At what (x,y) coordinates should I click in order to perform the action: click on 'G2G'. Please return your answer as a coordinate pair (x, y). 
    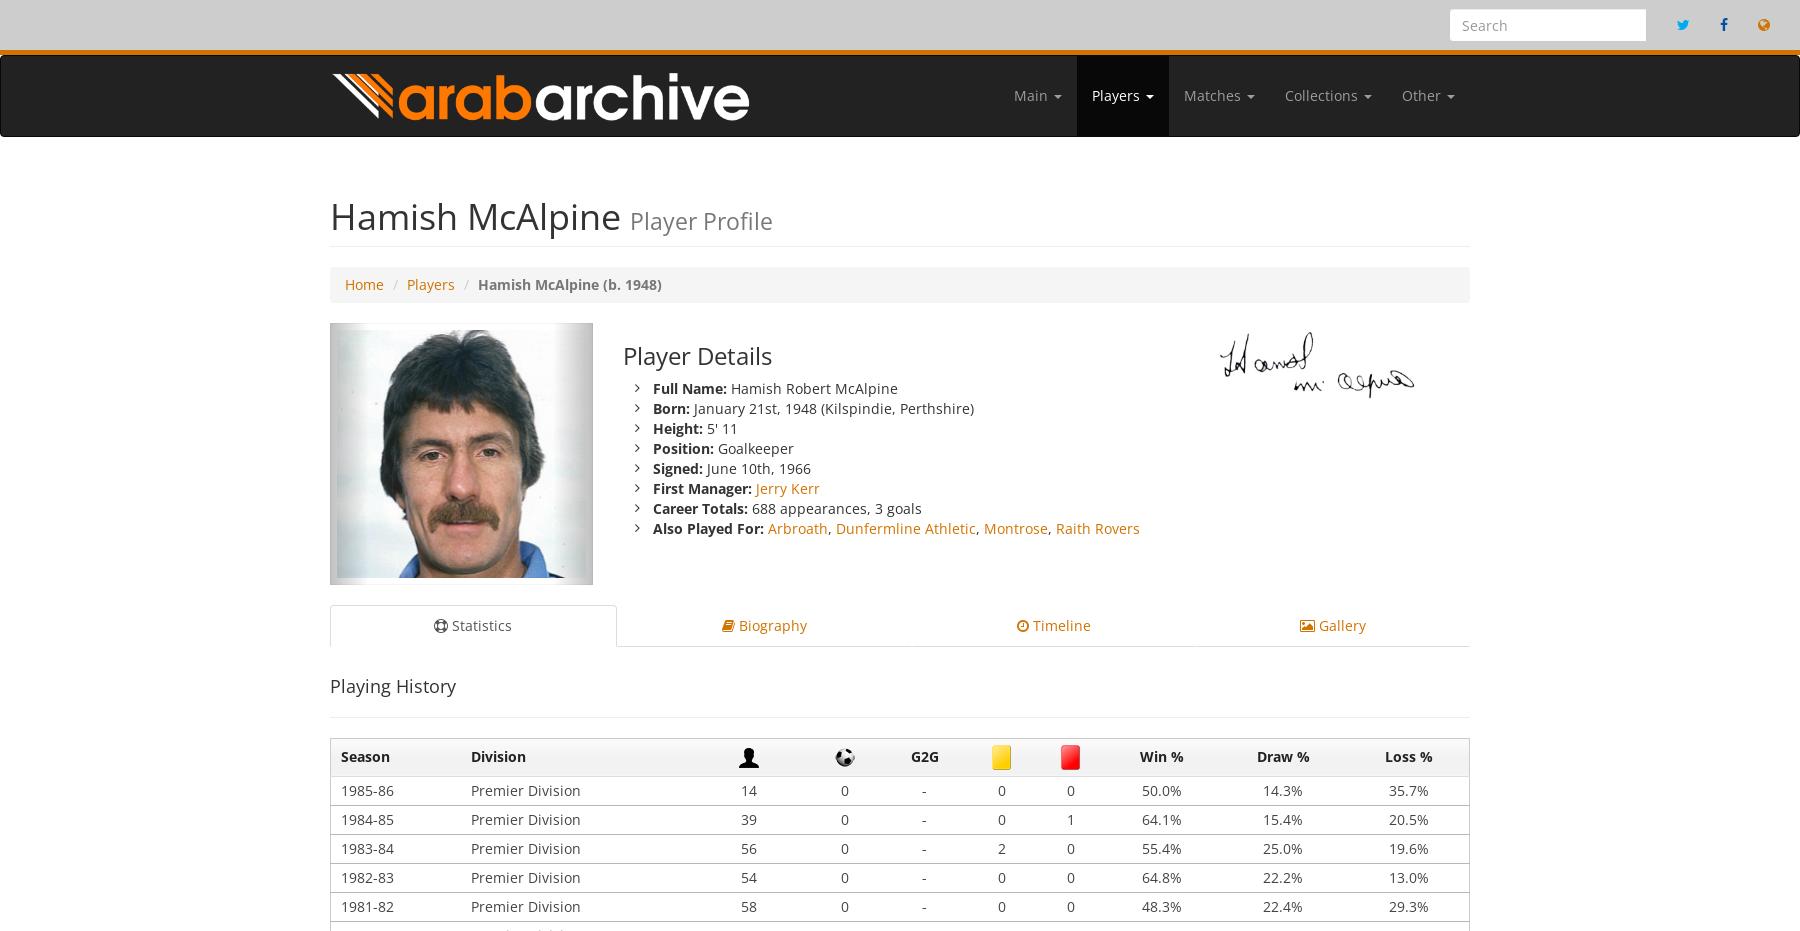
    Looking at the image, I should click on (909, 756).